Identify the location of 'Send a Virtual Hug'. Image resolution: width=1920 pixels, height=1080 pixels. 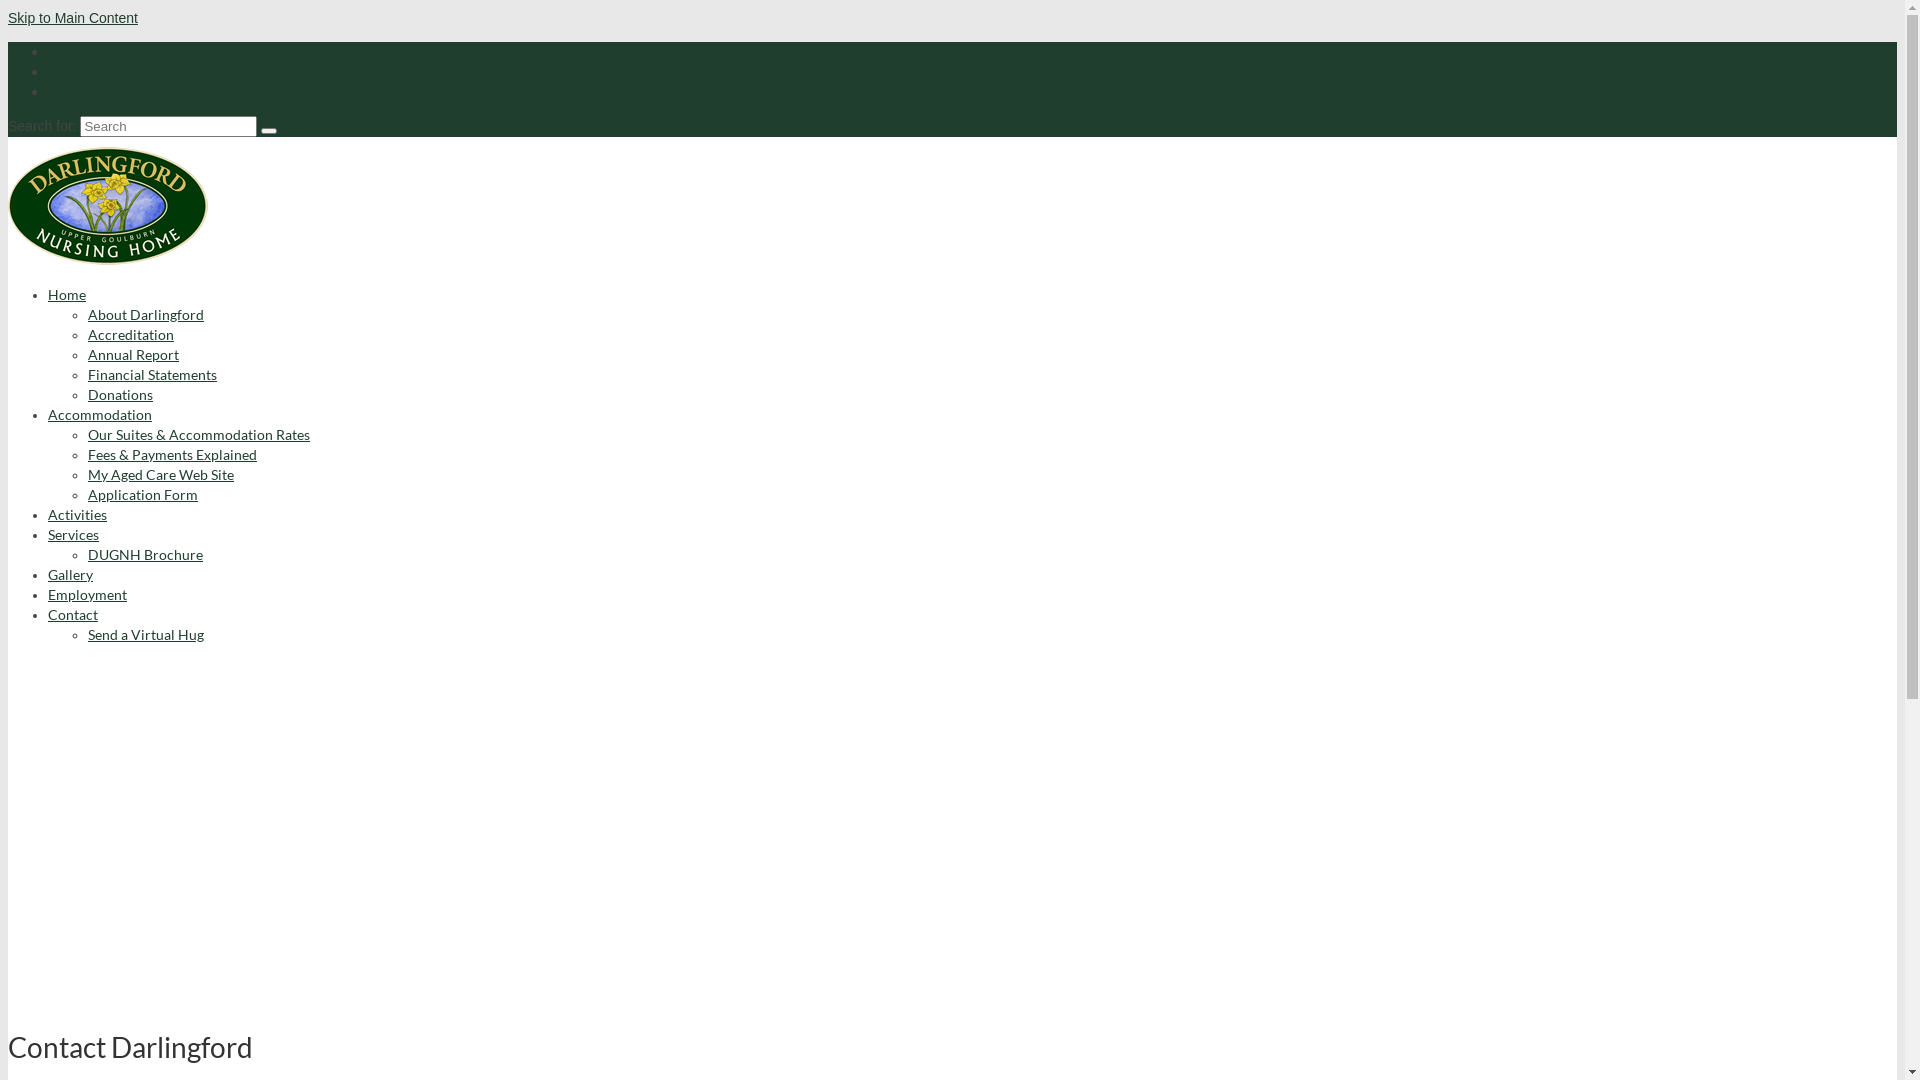
(86, 634).